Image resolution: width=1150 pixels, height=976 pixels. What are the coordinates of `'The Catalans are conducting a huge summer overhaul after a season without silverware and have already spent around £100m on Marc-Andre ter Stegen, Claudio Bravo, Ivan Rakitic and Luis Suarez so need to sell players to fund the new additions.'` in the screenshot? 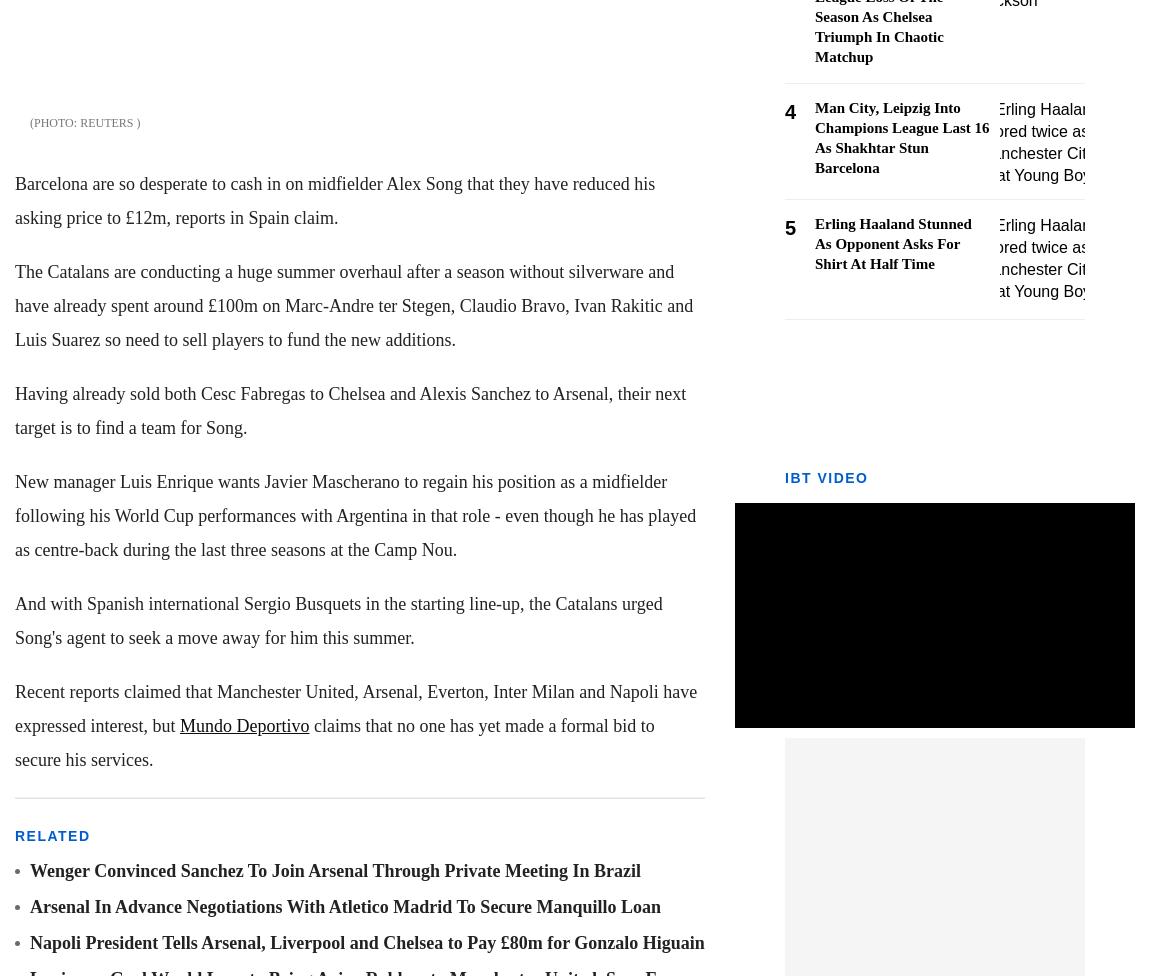 It's located at (353, 305).